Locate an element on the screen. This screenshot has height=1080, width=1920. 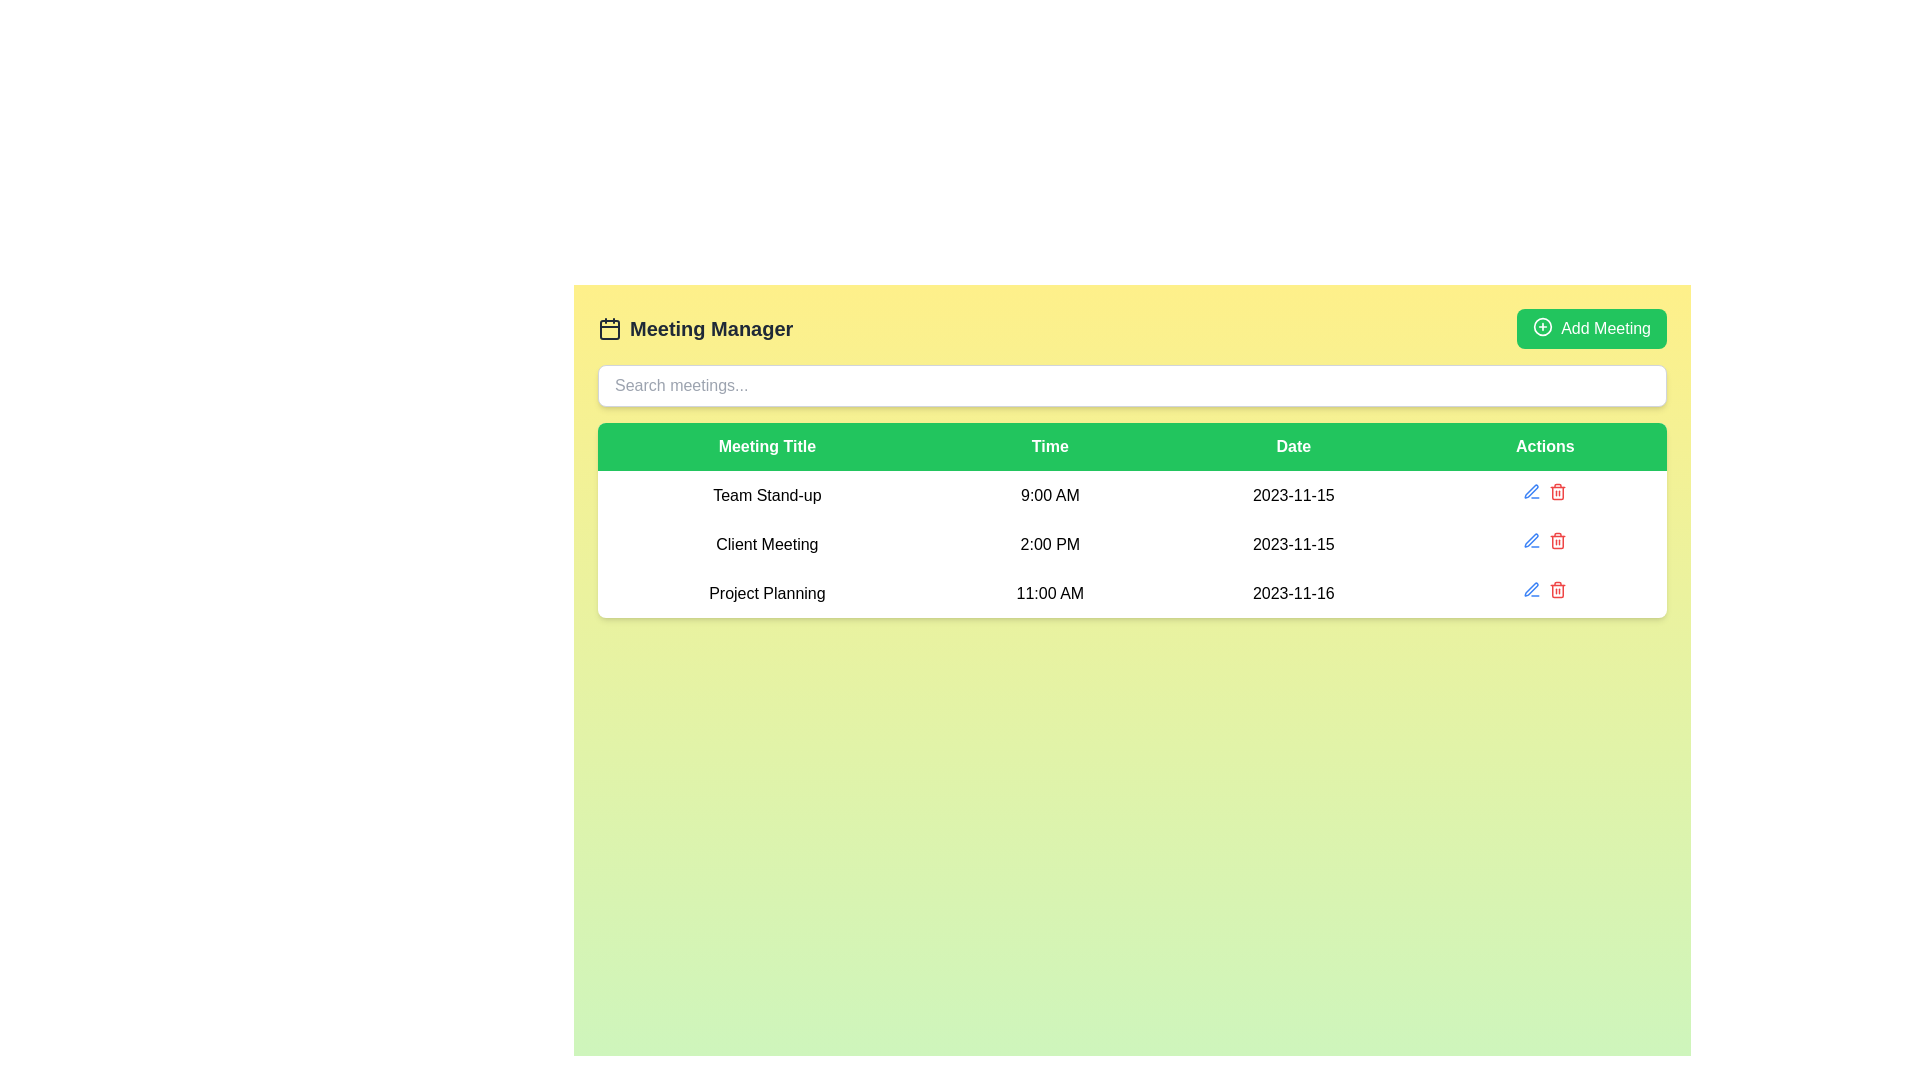
the text label displaying the date for the 'Project Planning' meeting event, which is the third cell in the 'Date' column of the table, located directly to the right of the '11:00 AM' cell is located at coordinates (1293, 592).